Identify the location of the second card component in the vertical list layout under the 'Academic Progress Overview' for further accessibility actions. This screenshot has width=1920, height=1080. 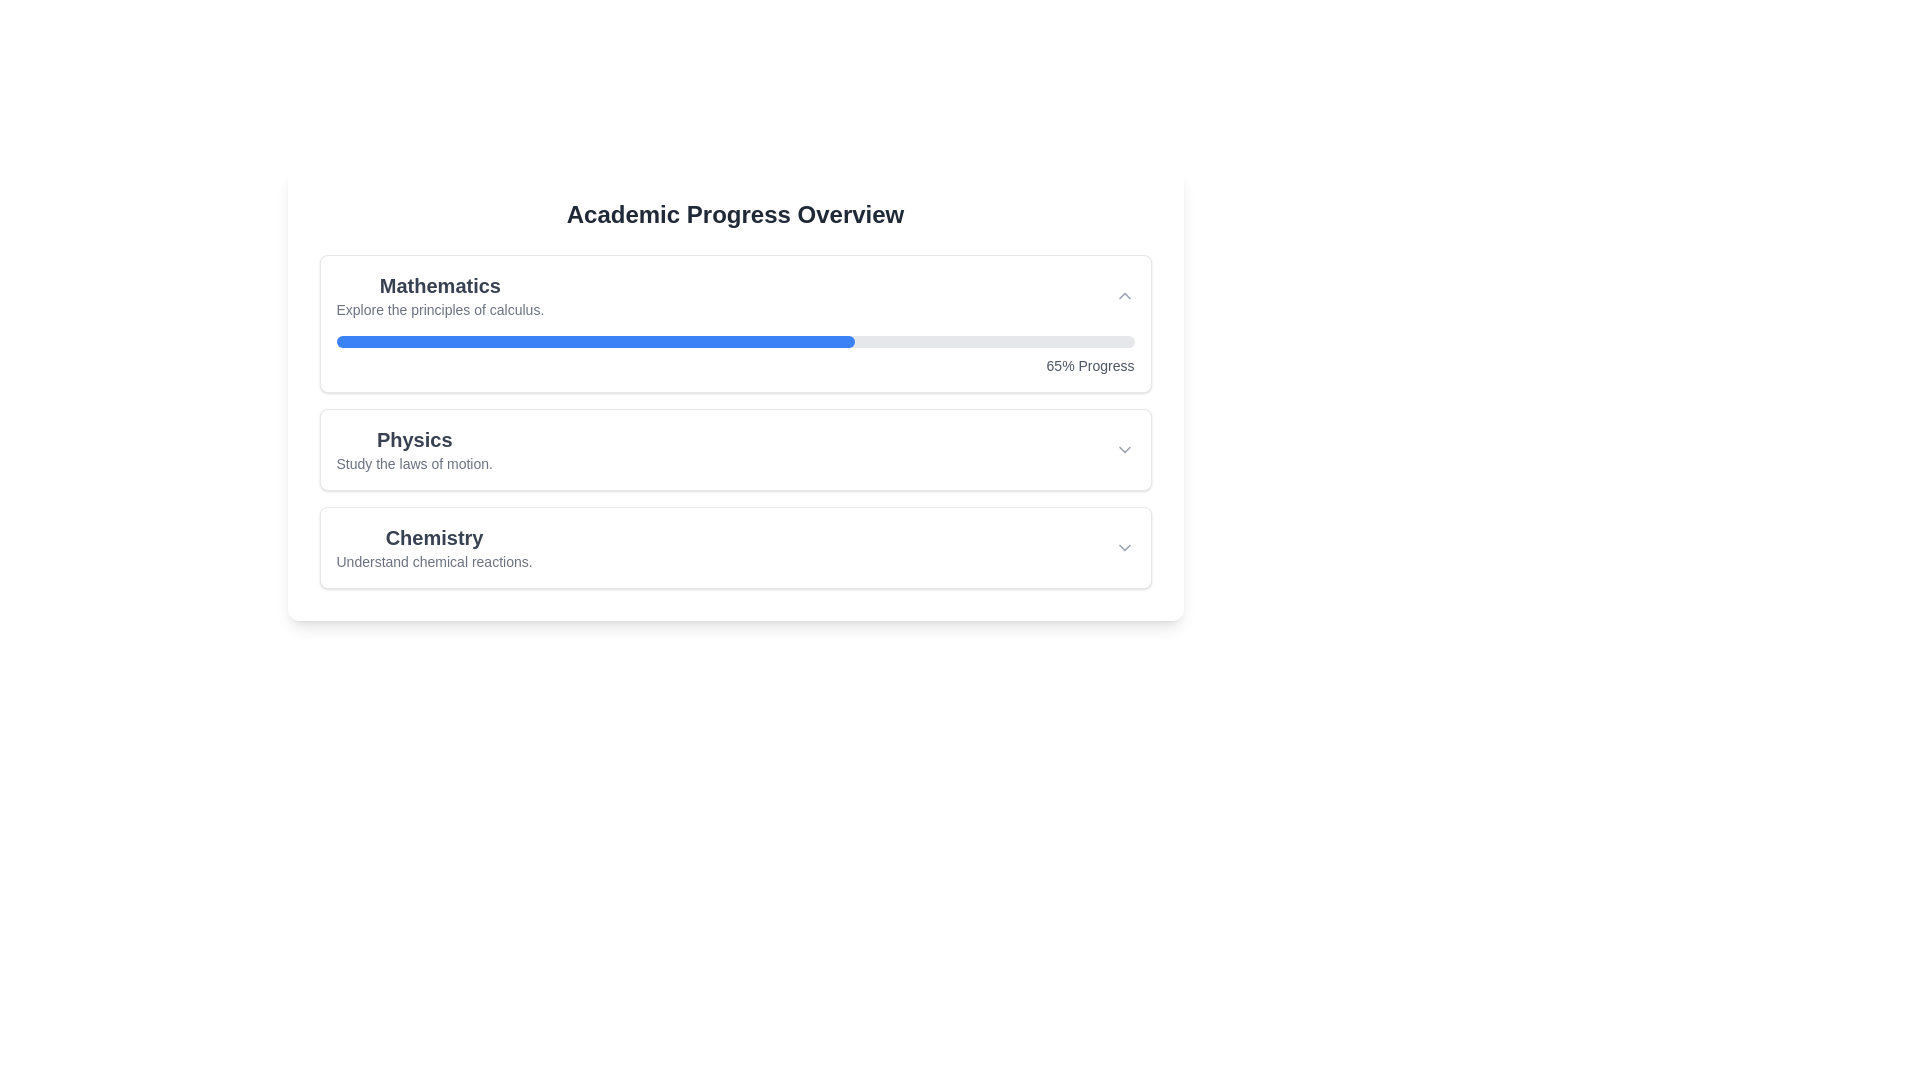
(734, 420).